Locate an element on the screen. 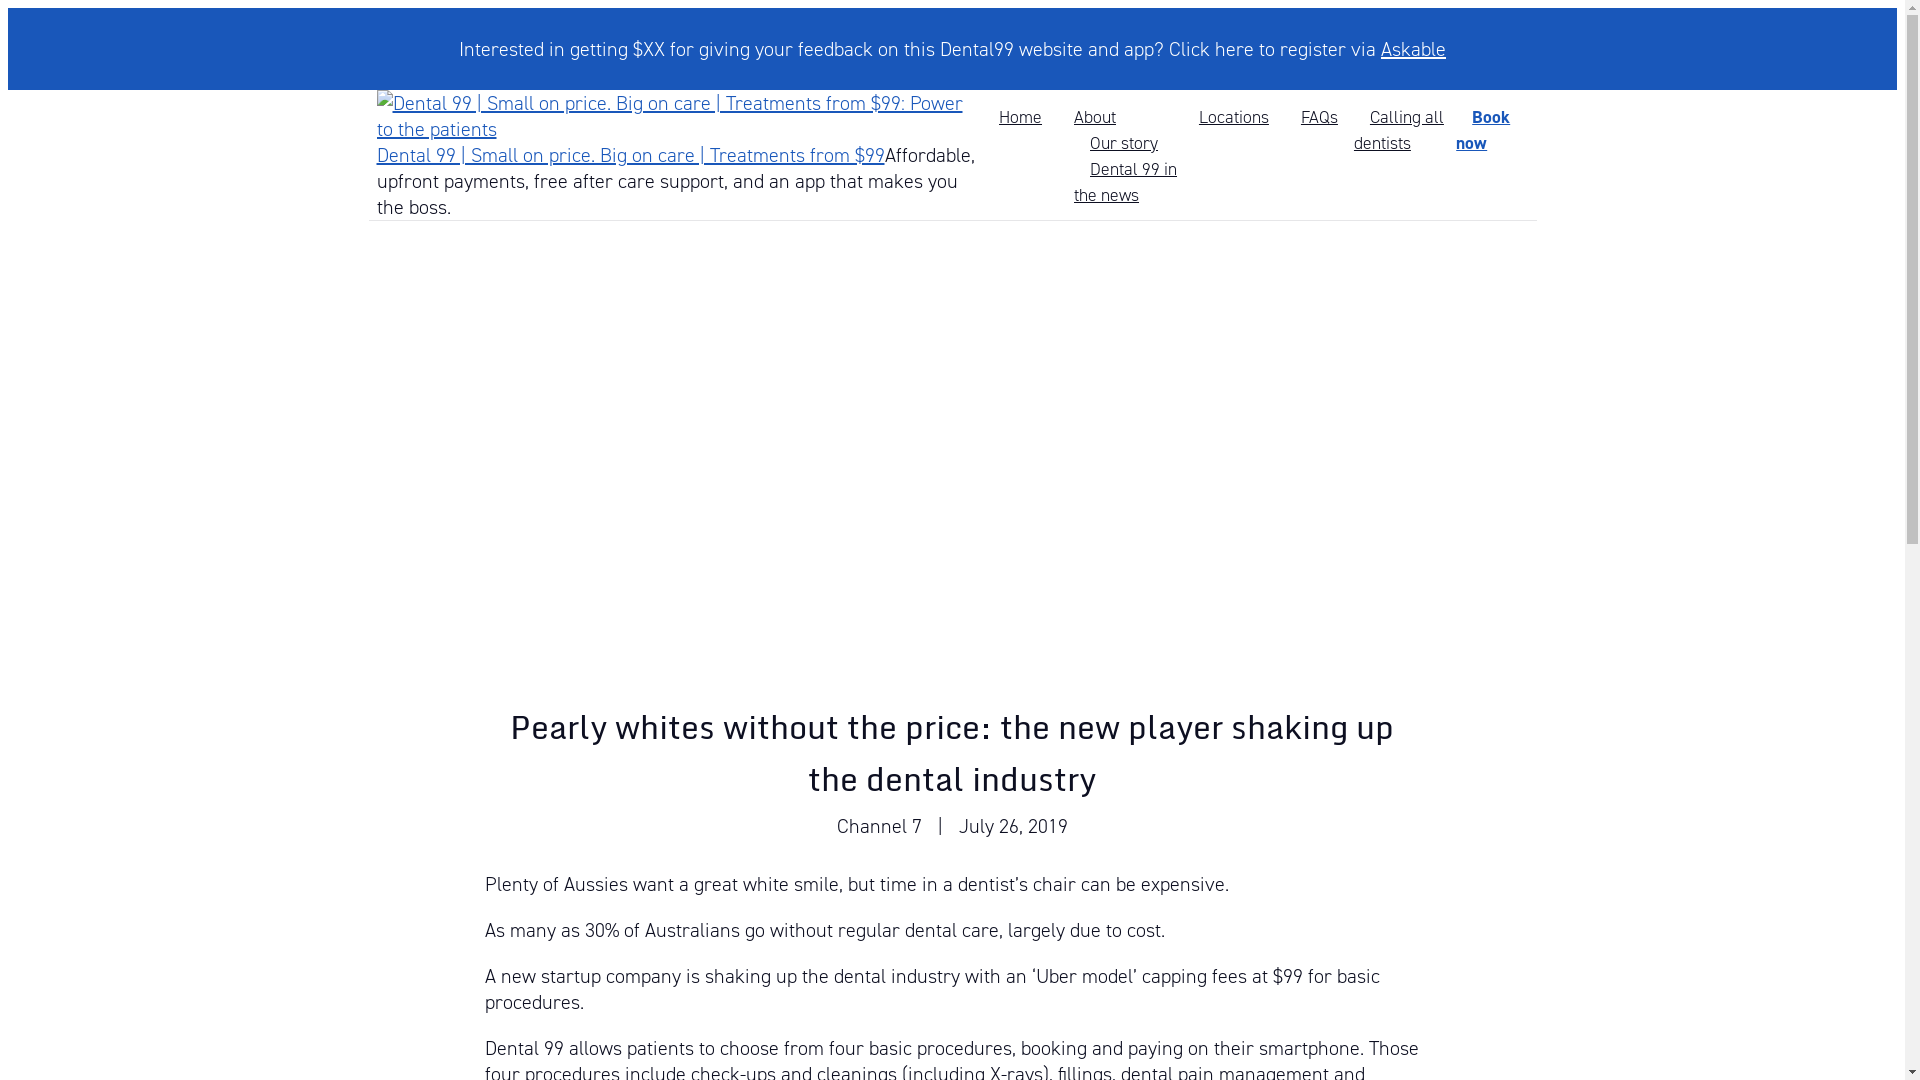 Image resolution: width=1920 pixels, height=1080 pixels. 'Locations' is located at coordinates (1232, 116).